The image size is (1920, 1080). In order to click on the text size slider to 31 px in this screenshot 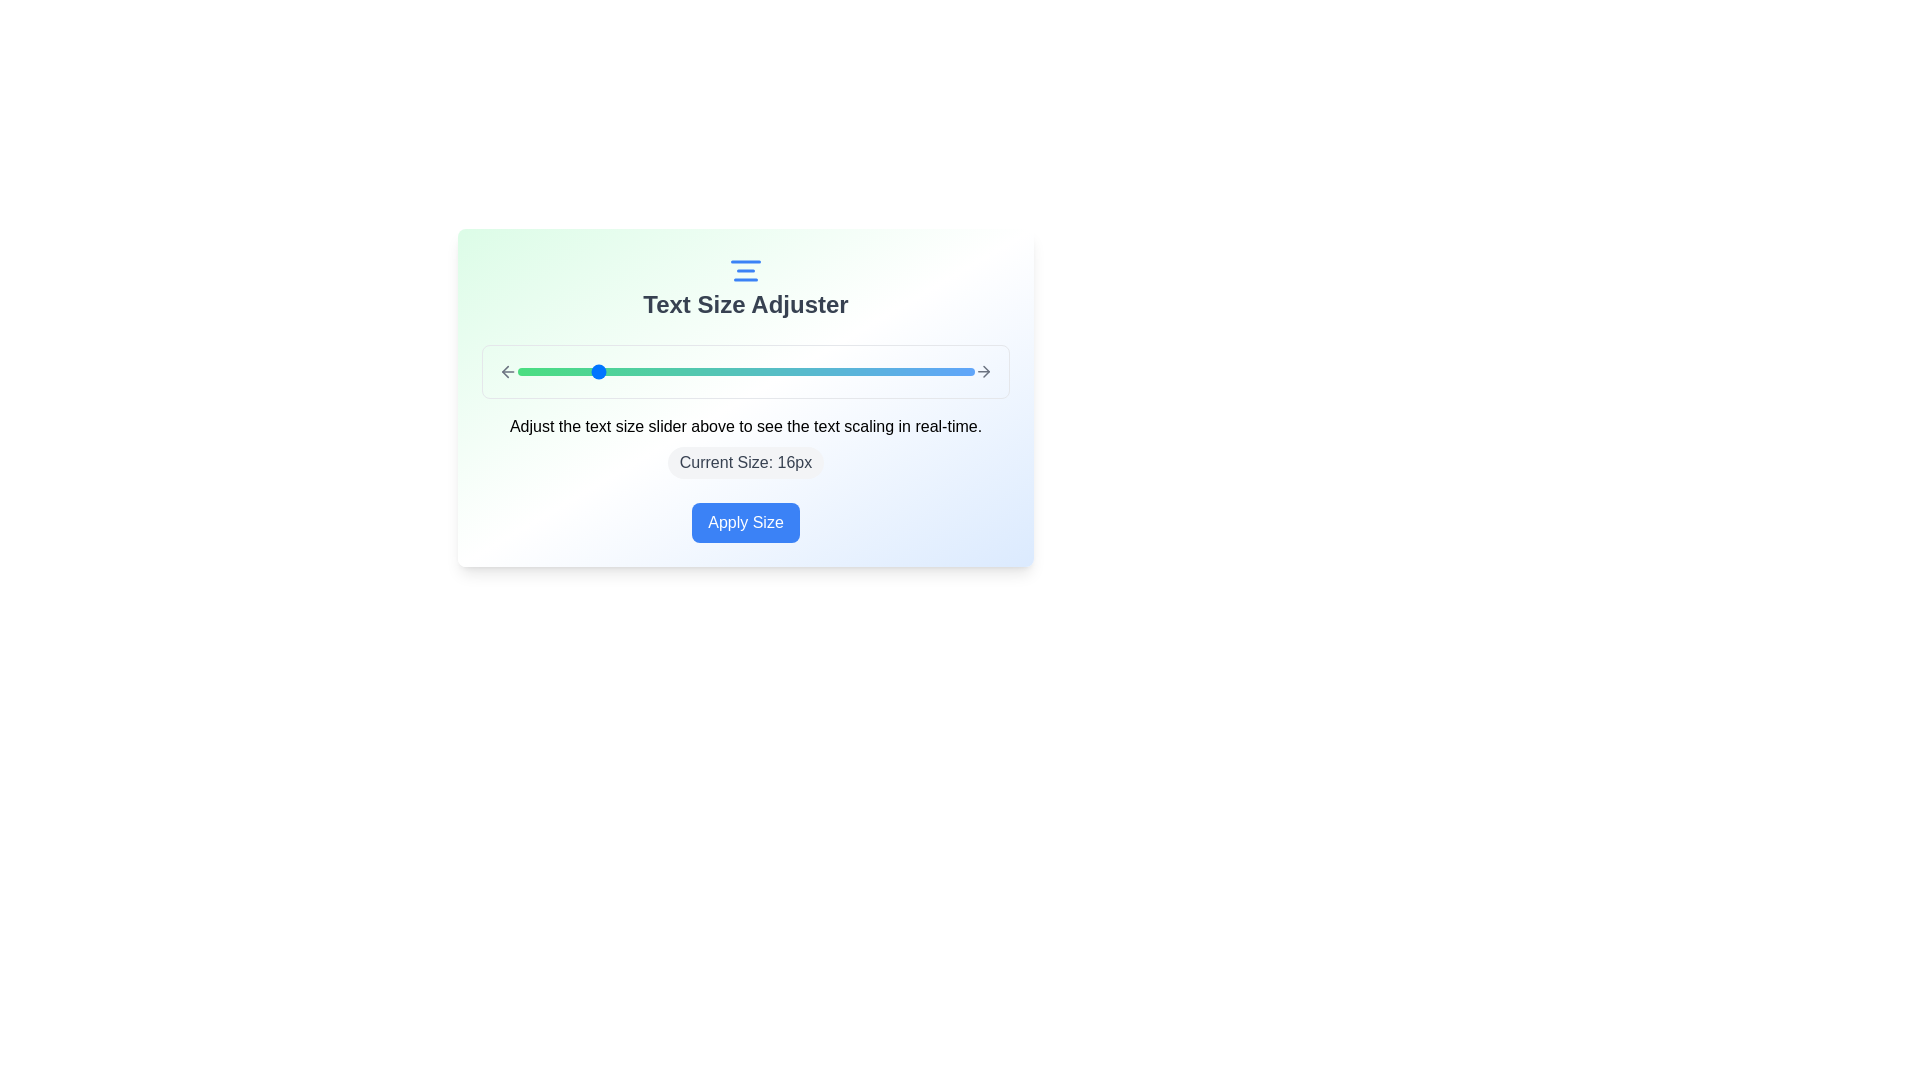, I will do `click(879, 371)`.